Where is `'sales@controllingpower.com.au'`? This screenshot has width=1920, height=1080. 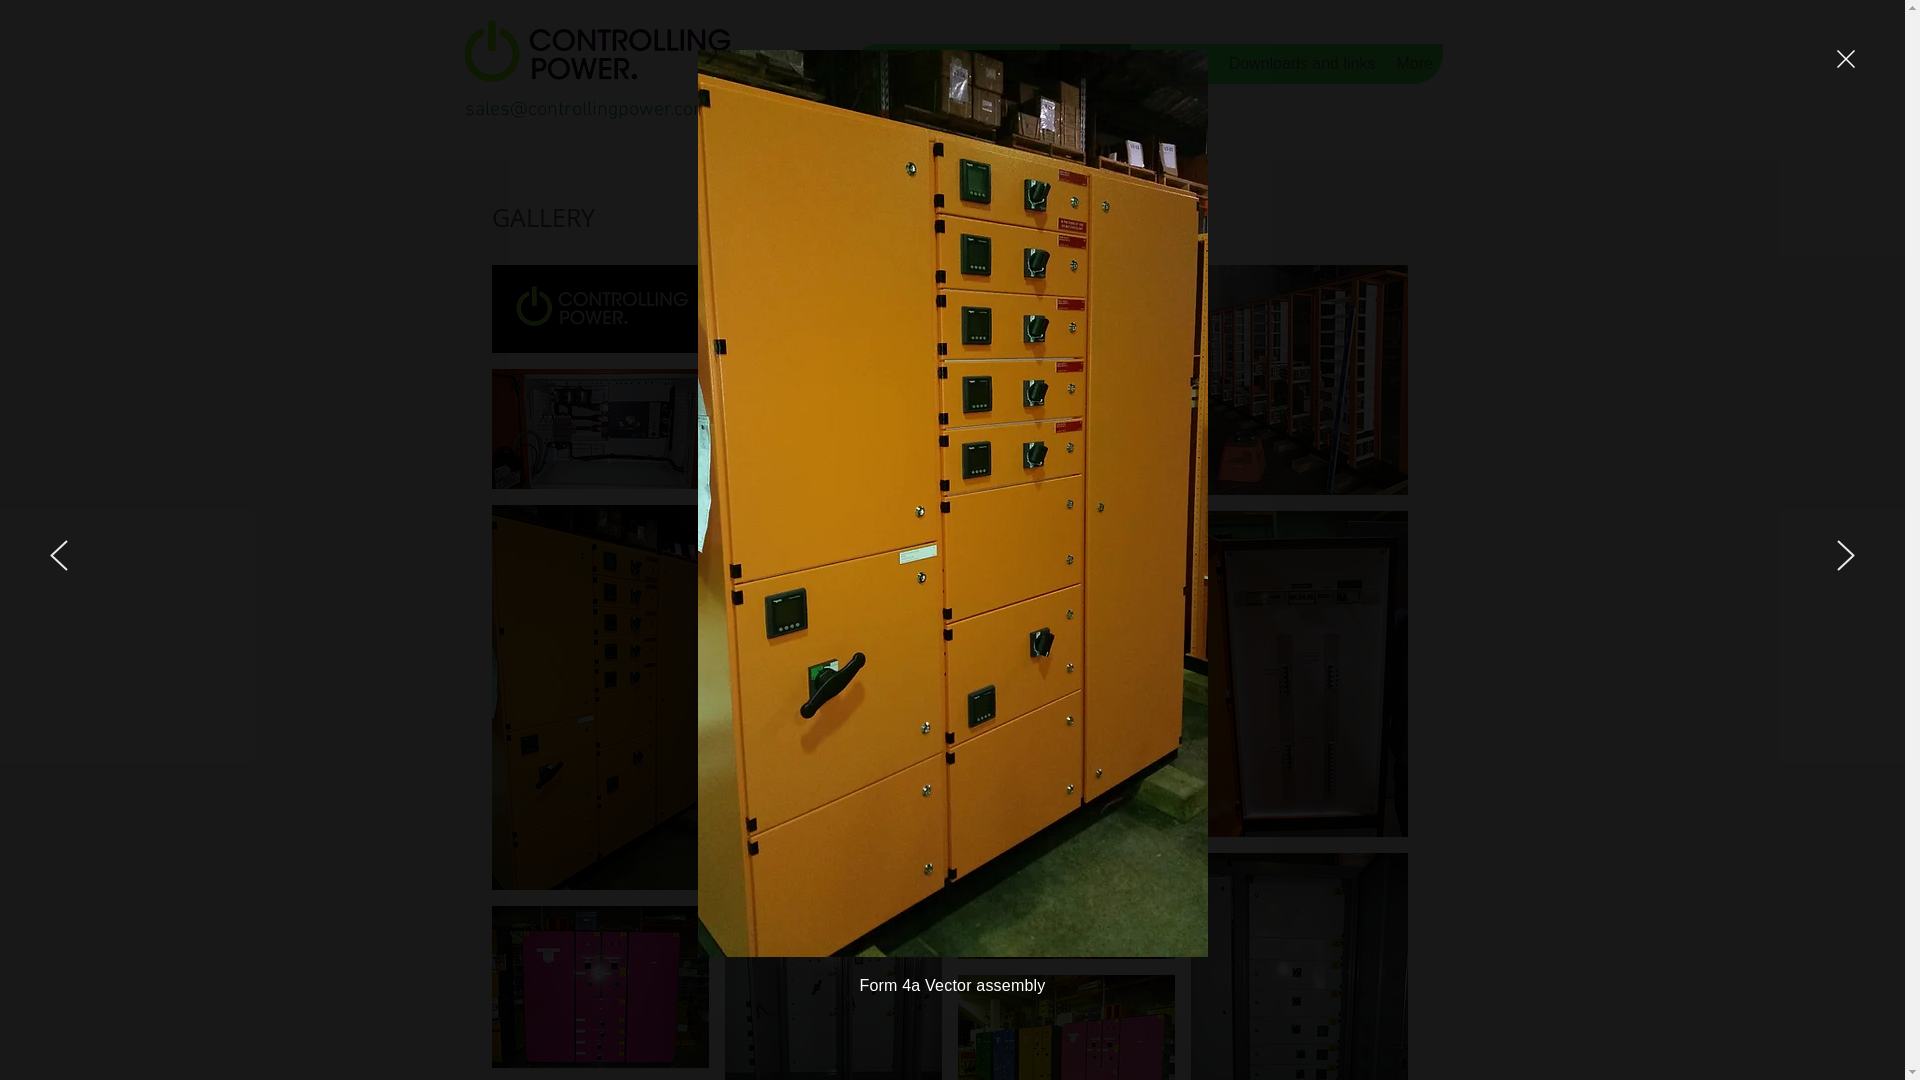 'sales@controllingpower.com.au' is located at coordinates (598, 110).